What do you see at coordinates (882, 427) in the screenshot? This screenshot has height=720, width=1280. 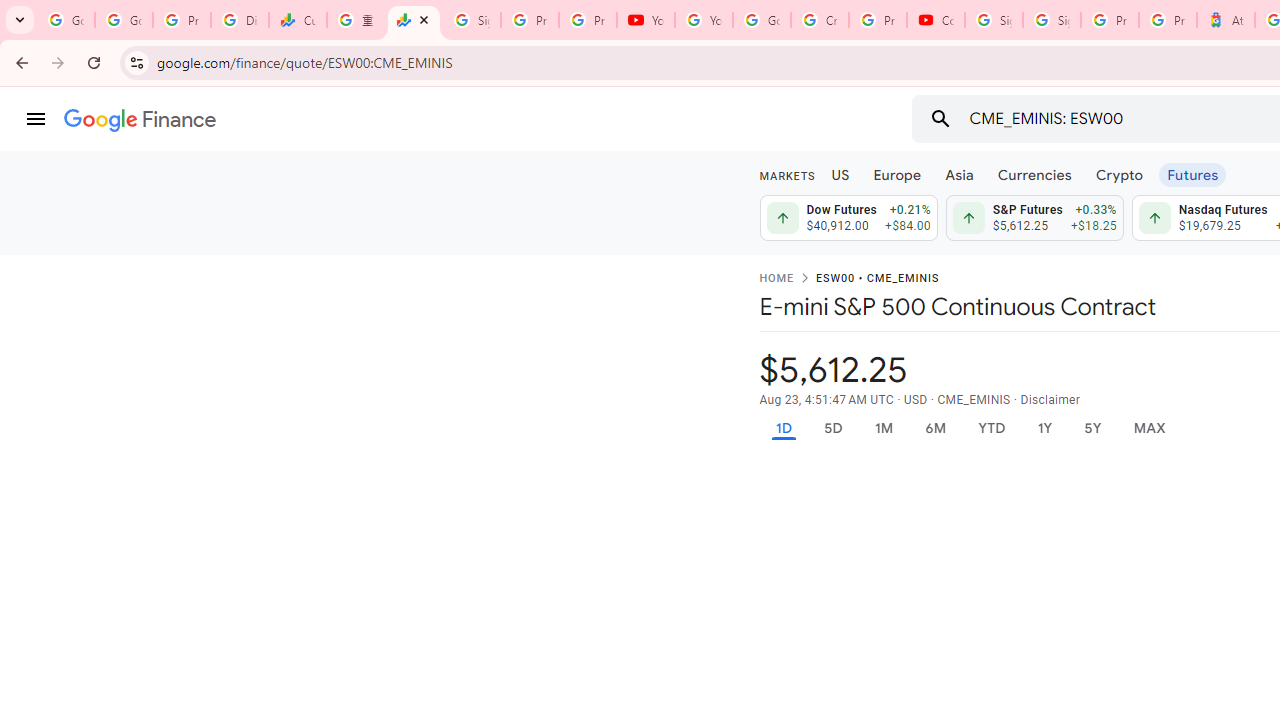 I see `'1M'` at bounding box center [882, 427].